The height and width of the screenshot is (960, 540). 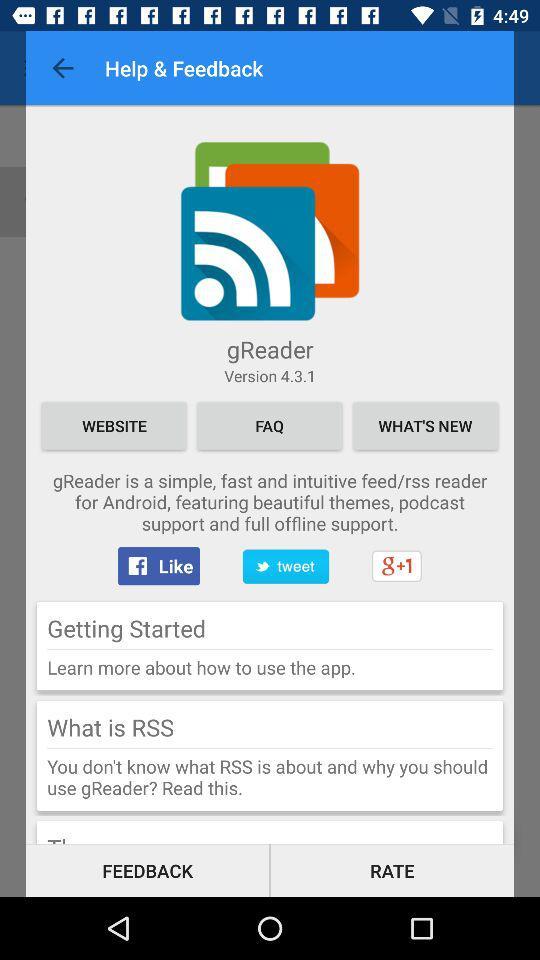 I want to click on the icon below the like icon, so click(x=126, y=627).